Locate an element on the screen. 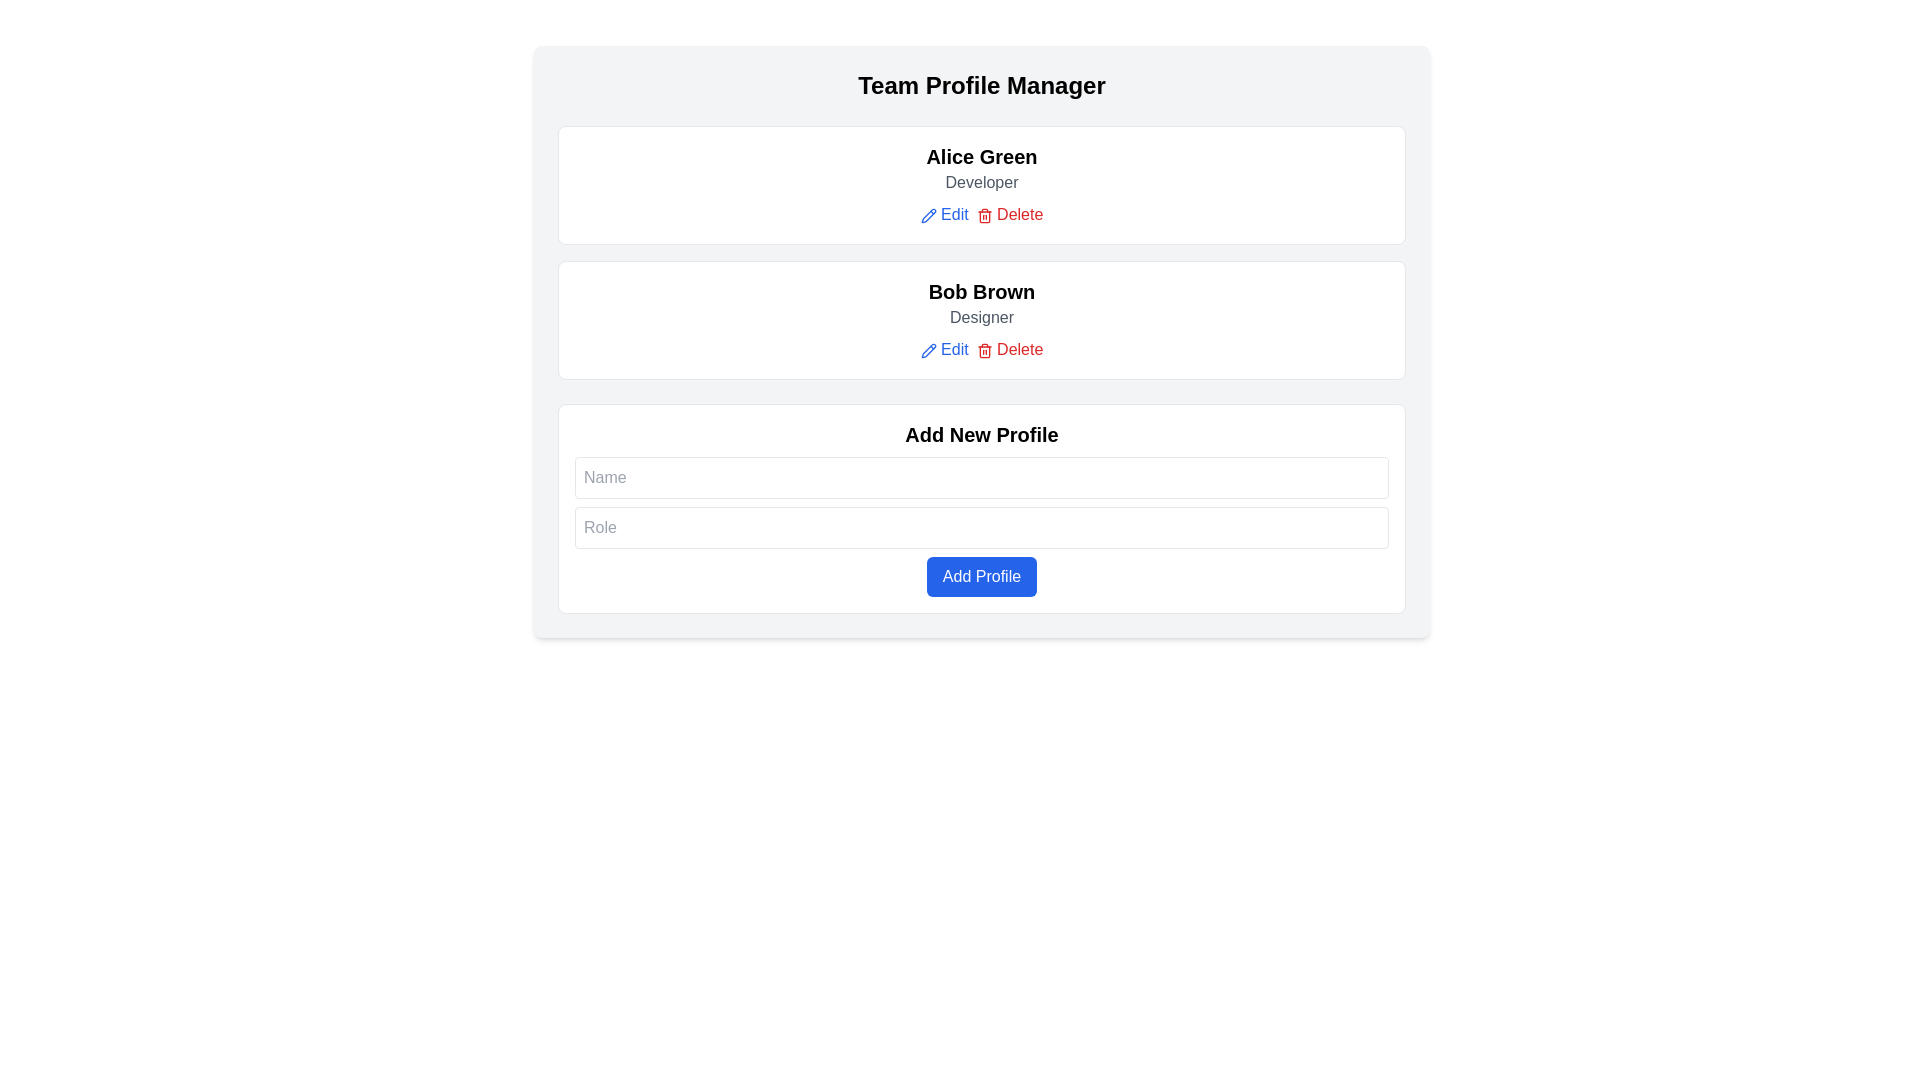 The image size is (1920, 1080). the 'Edit' button, which is the first interactive component in the group containing 'Edit' and 'Delete' options for the user 'Bob Brown' is located at coordinates (943, 349).